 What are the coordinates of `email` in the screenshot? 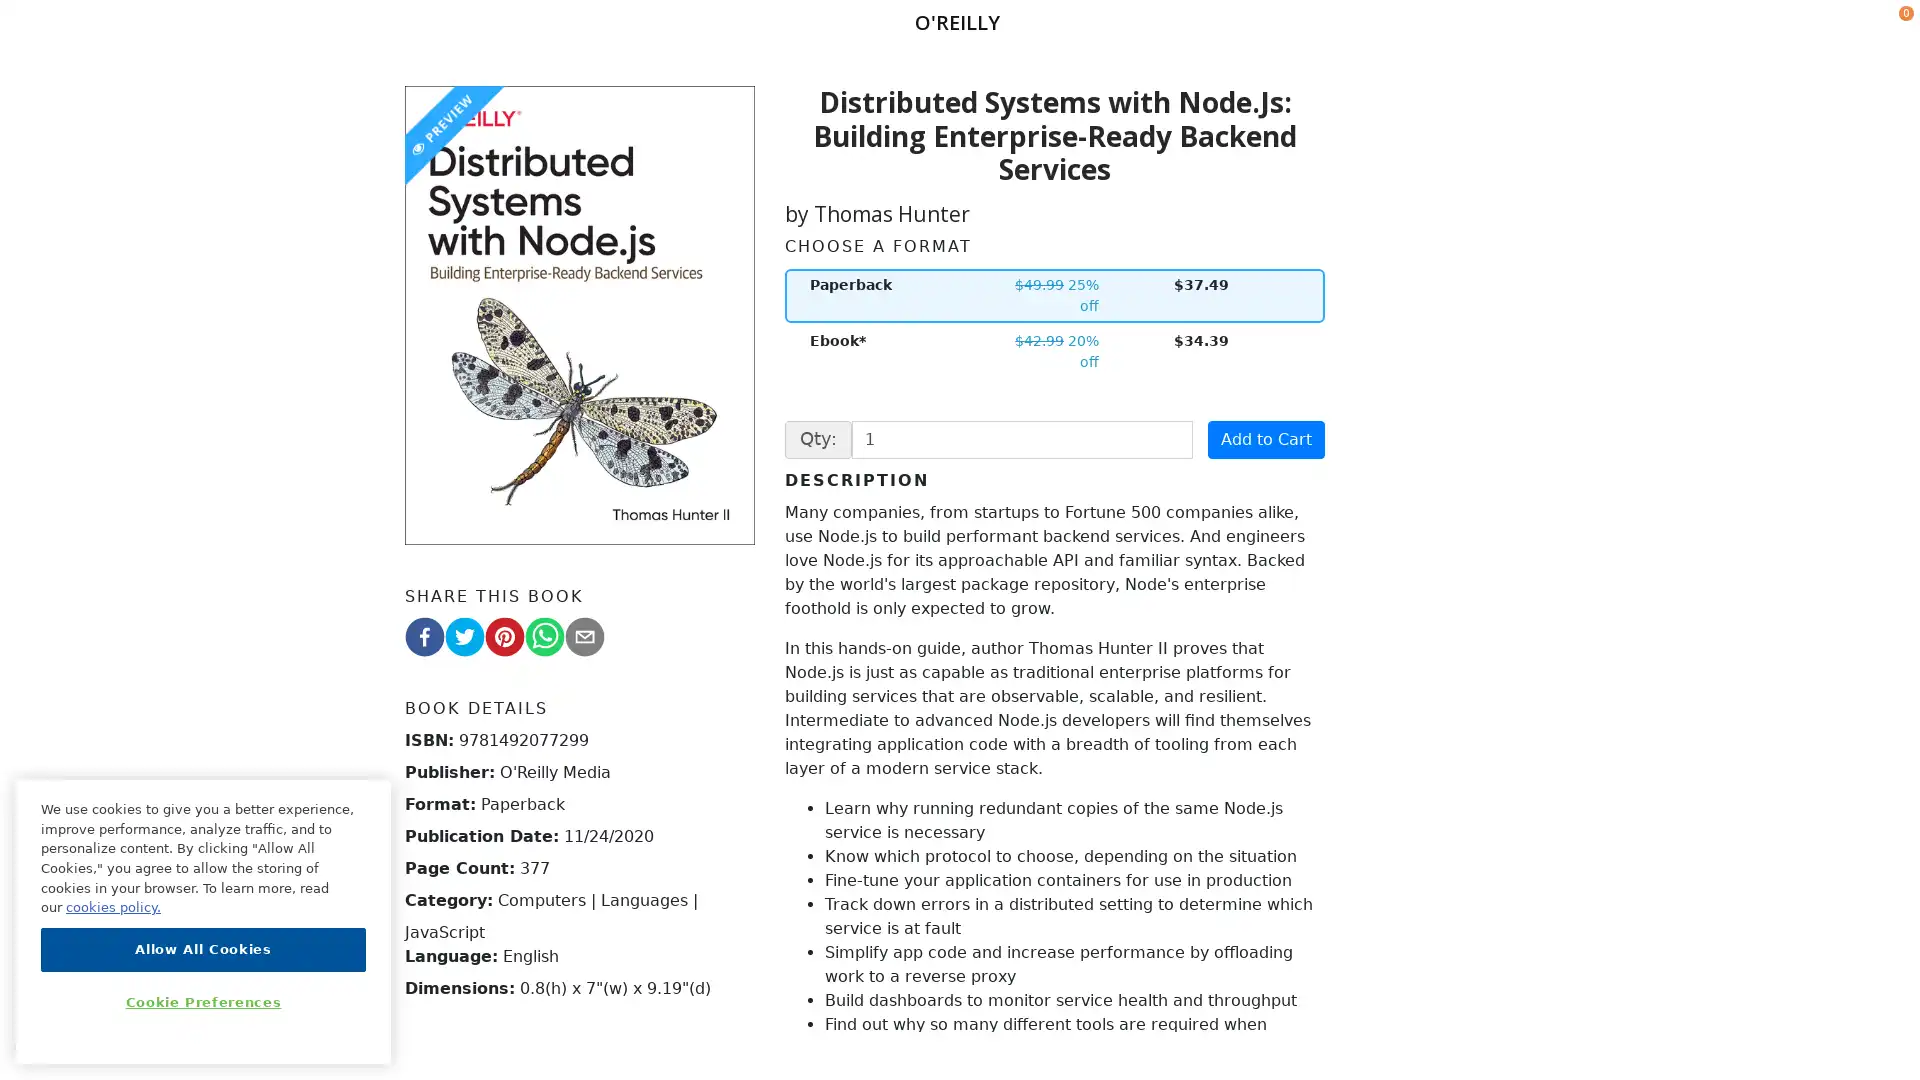 It's located at (584, 636).